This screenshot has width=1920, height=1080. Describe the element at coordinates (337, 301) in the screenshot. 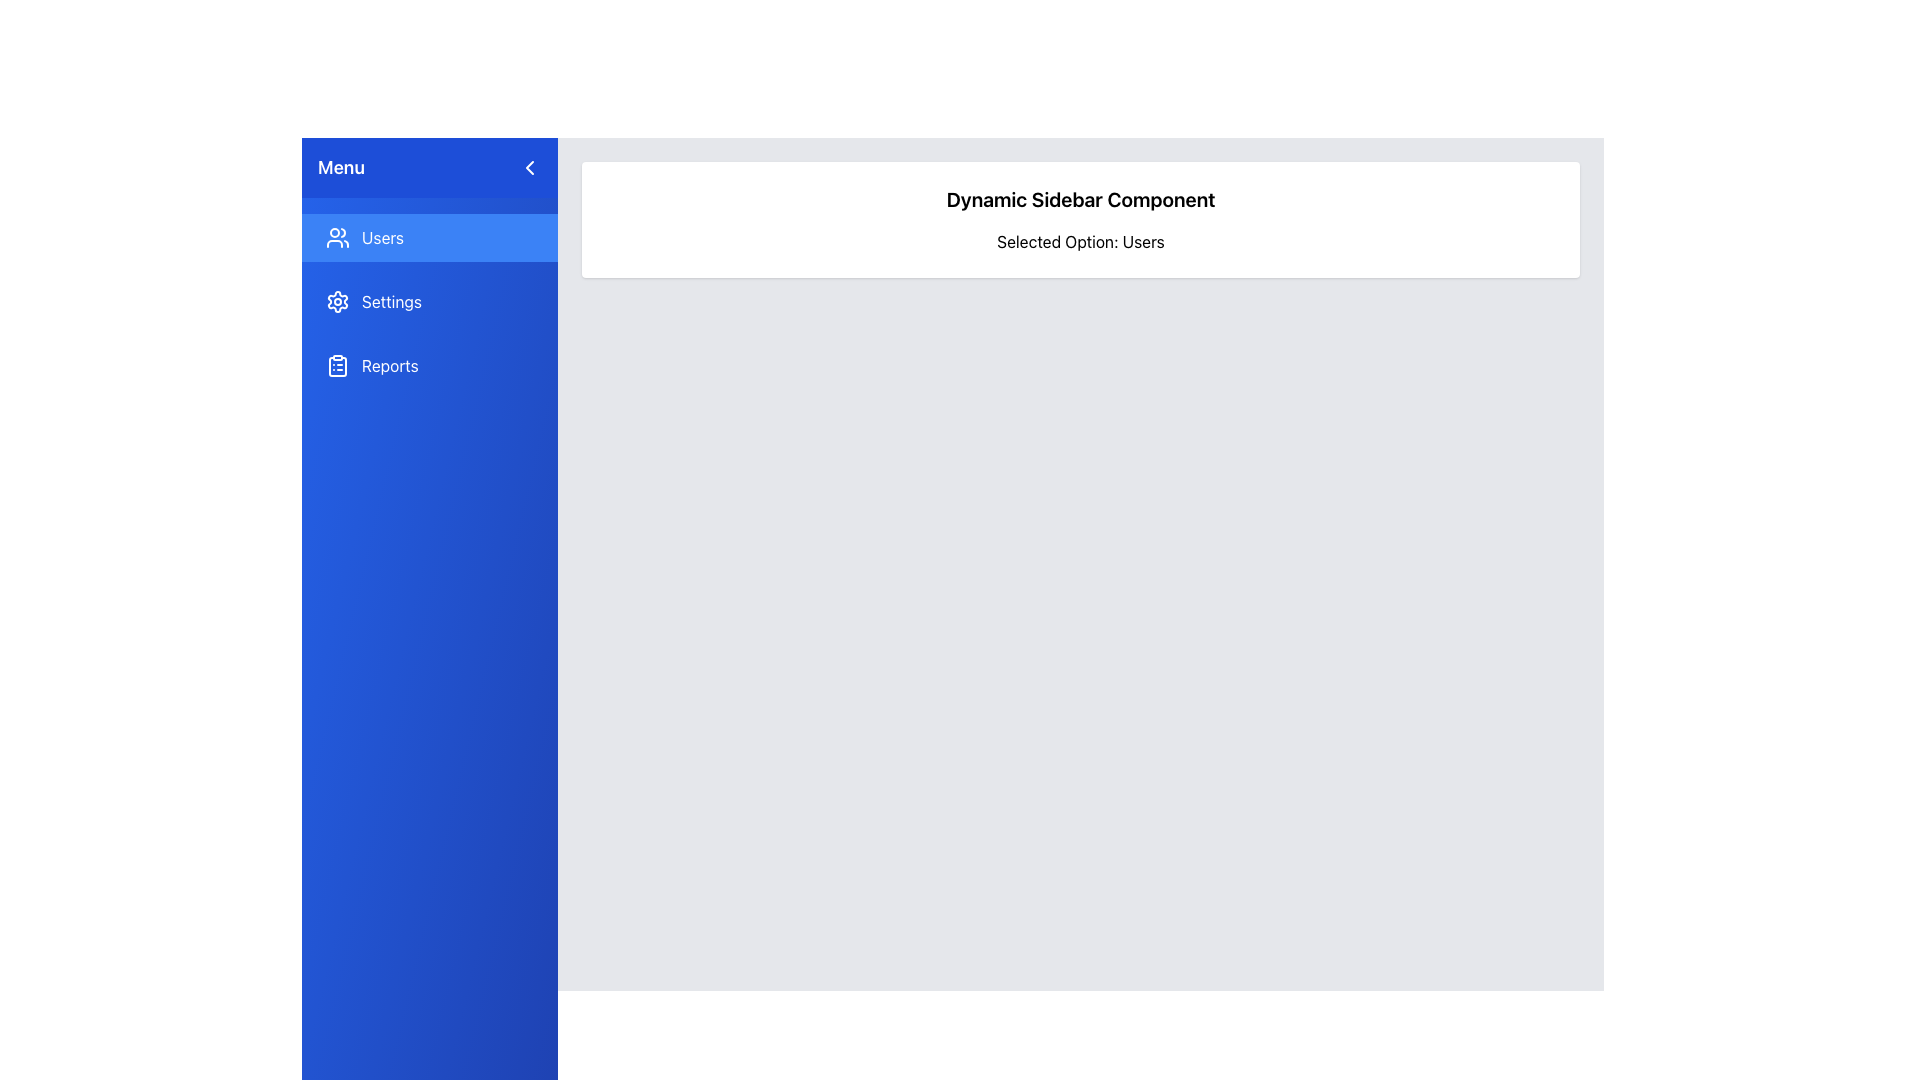

I see `the 'Settings' icon located in the sidebar menu, positioned between the 'Users' and 'Reports' options` at that location.